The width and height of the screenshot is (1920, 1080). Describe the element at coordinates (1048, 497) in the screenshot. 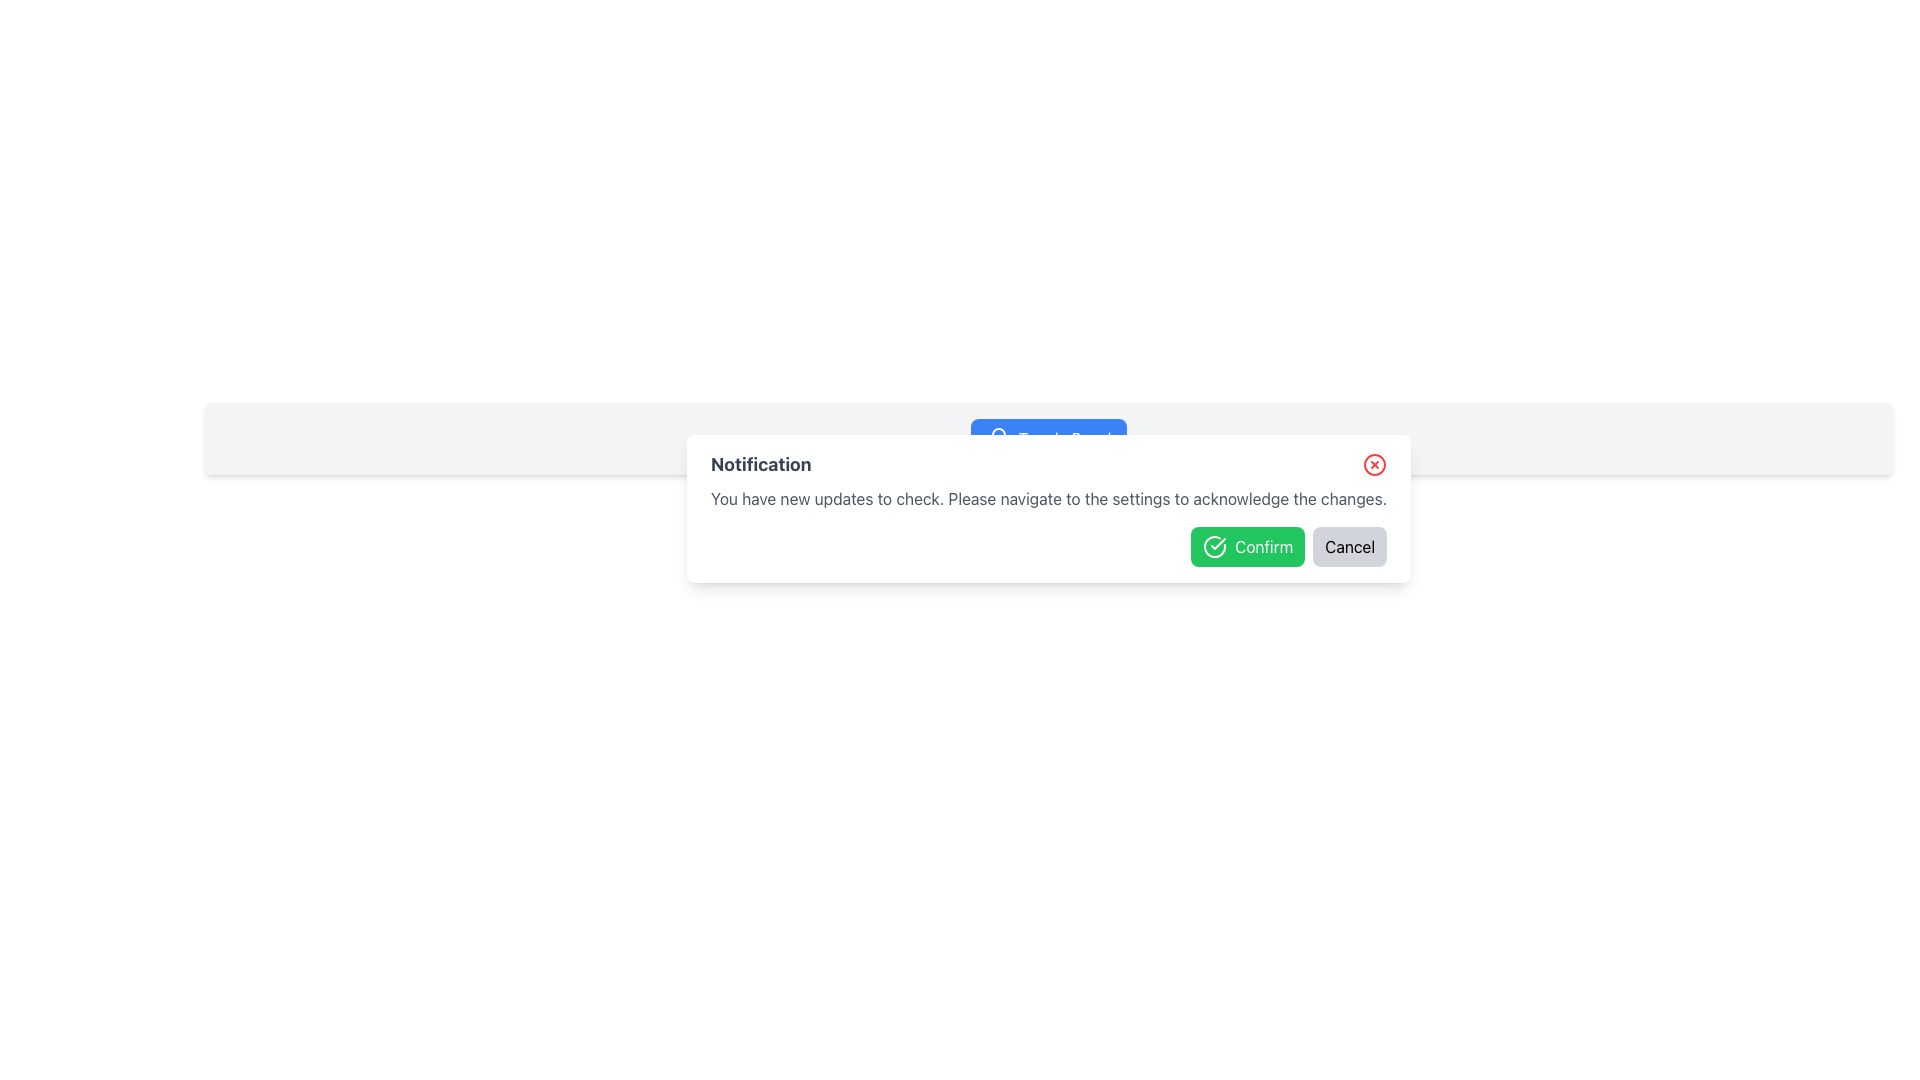

I see `informational text from the Static Text Content located in the notification dialog box, positioned below the 'Notification' title and above the 'Confirm' and 'Cancel' buttons` at that location.